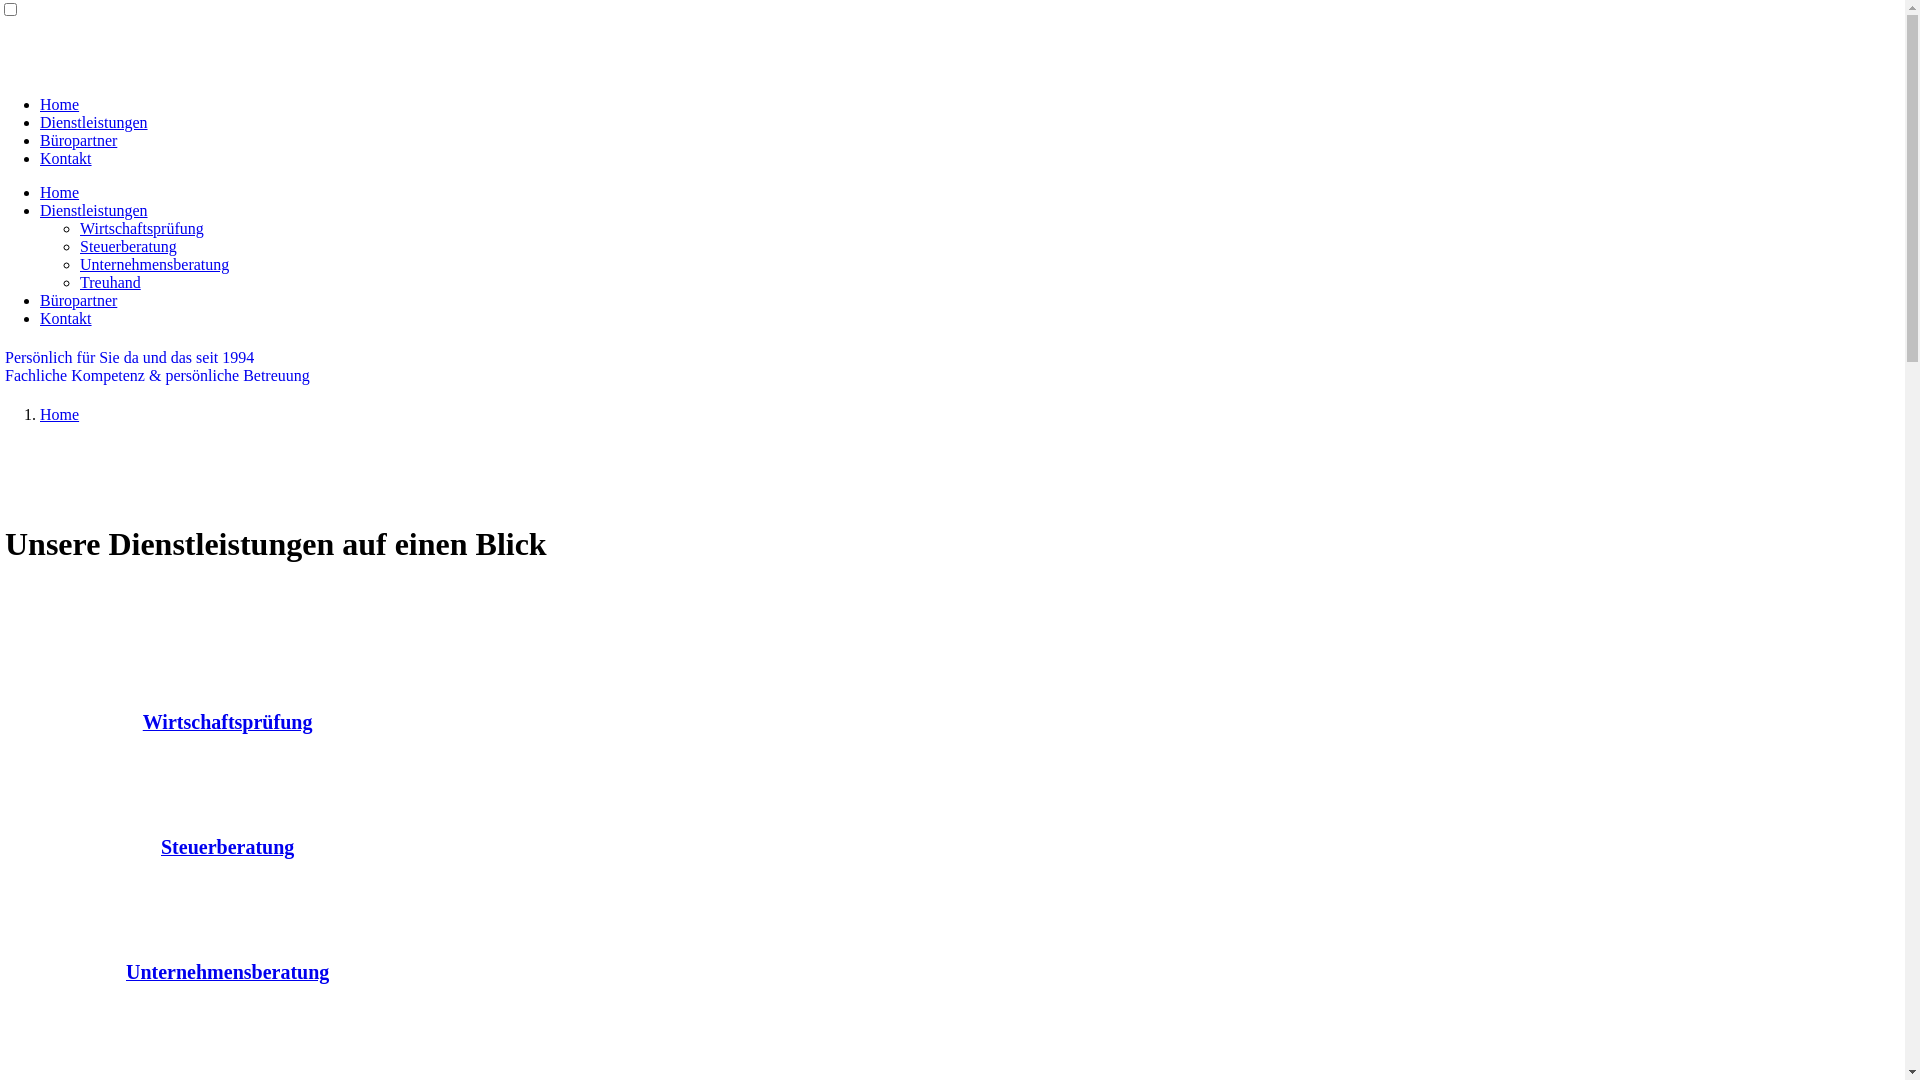 Image resolution: width=1920 pixels, height=1080 pixels. I want to click on 'Home', so click(59, 413).